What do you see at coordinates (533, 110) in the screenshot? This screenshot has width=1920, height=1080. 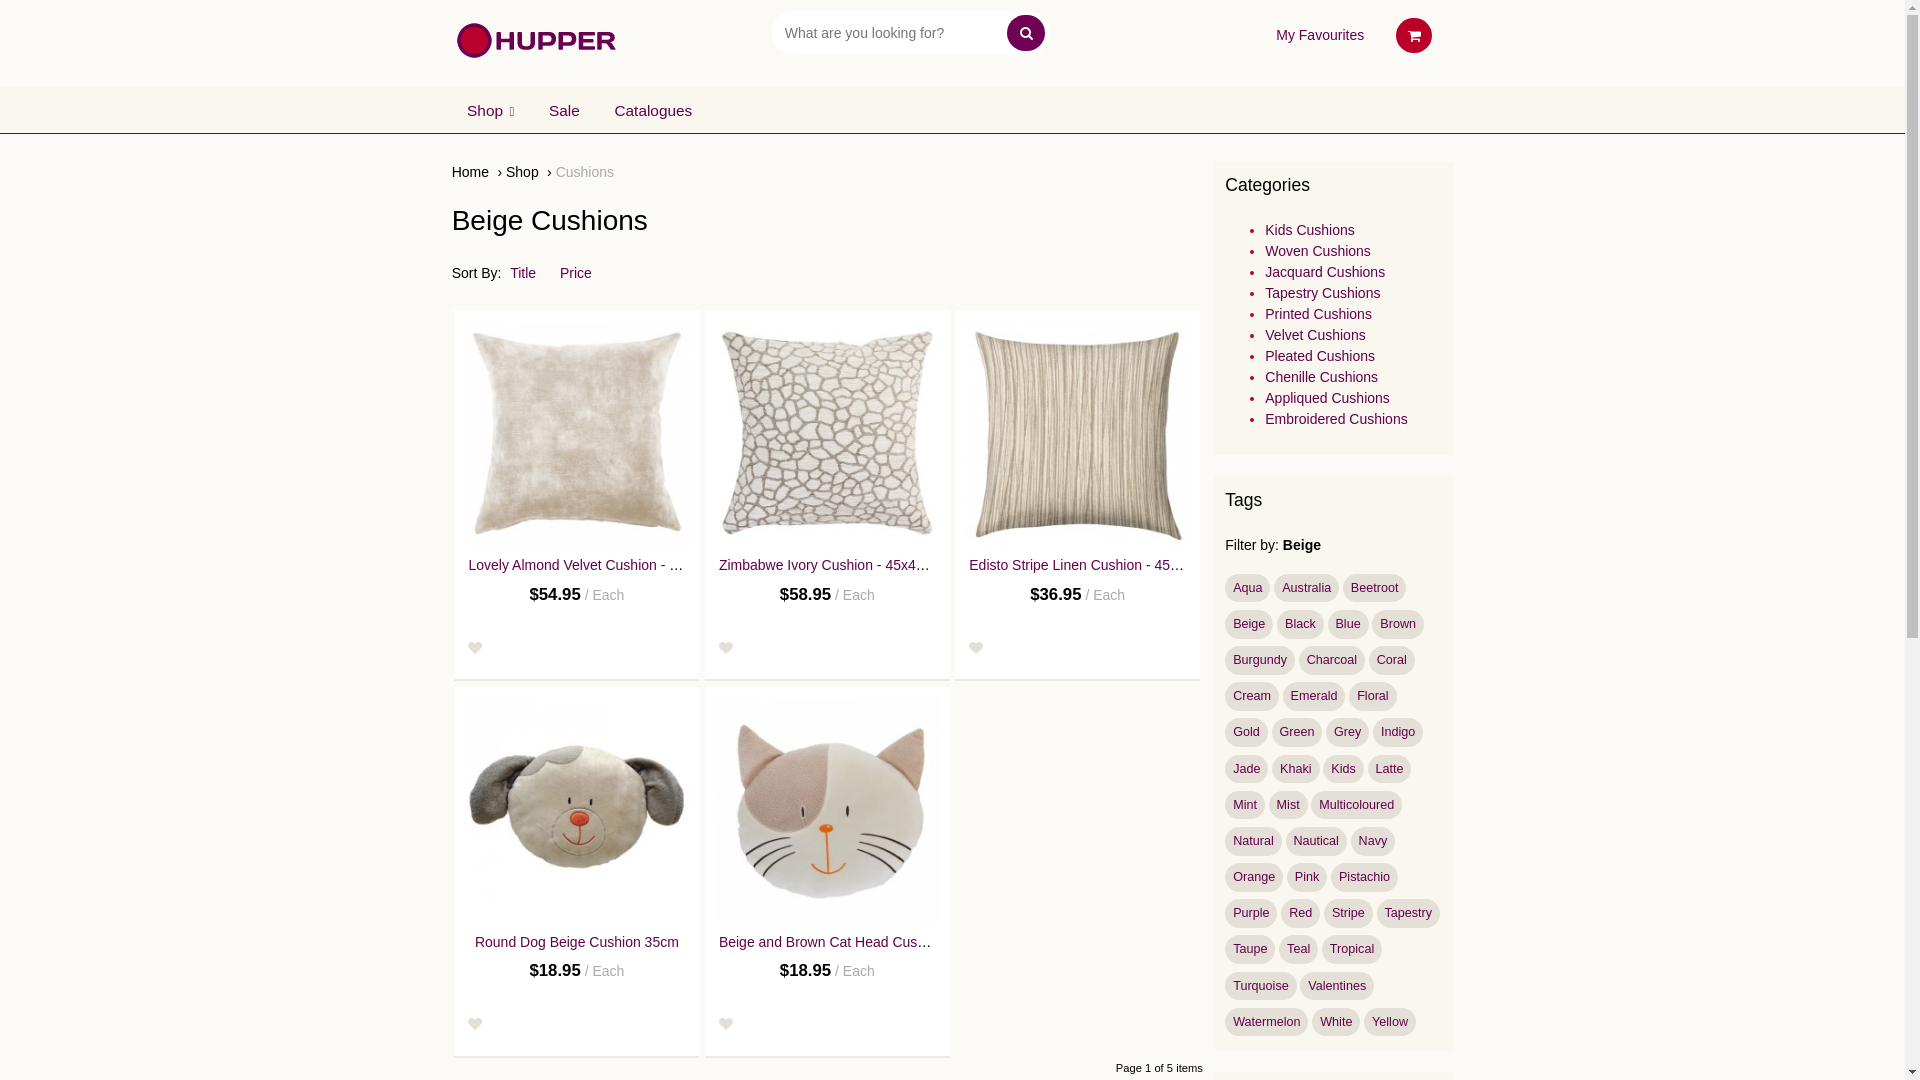 I see `'Sale'` at bounding box center [533, 110].